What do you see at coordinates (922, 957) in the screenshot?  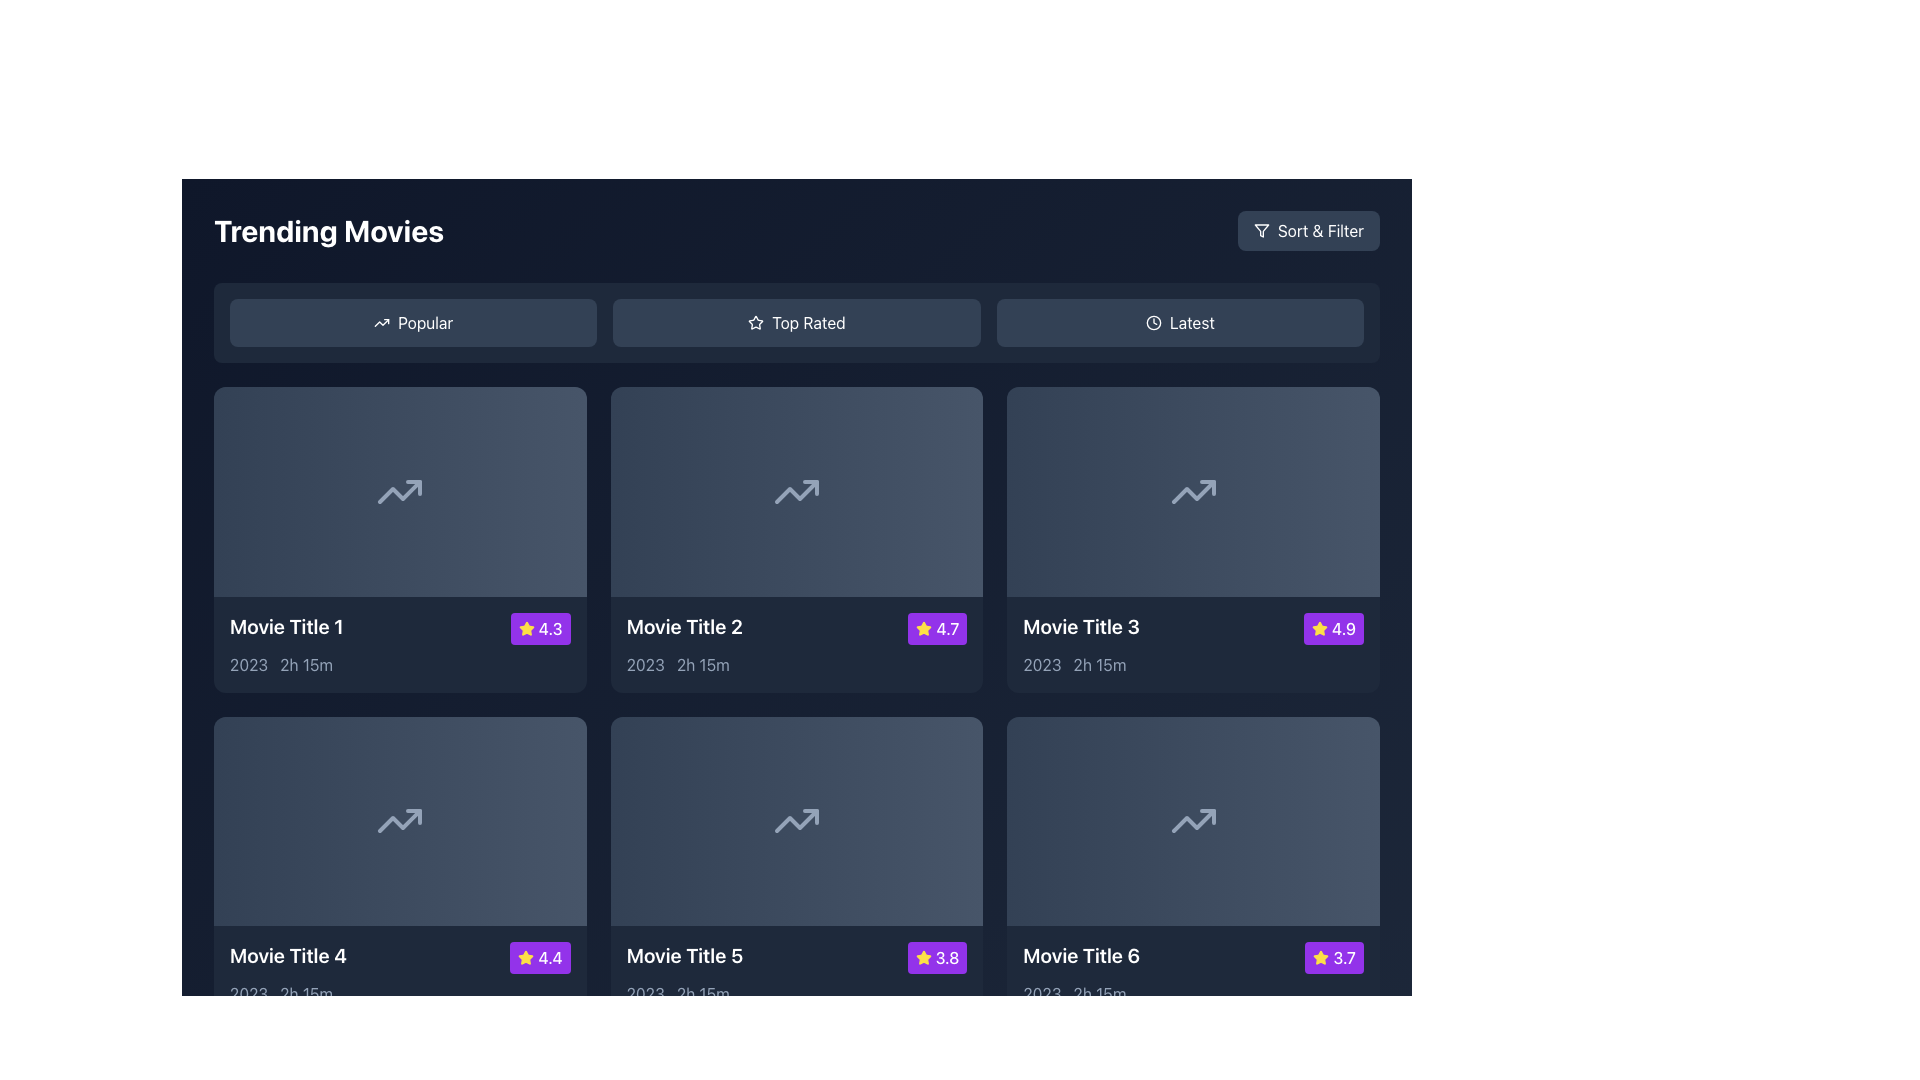 I see `the rating indicator icon located next to the text '3.8' within the purple background, representing the rating for 'Movie Title 5'` at bounding box center [922, 957].